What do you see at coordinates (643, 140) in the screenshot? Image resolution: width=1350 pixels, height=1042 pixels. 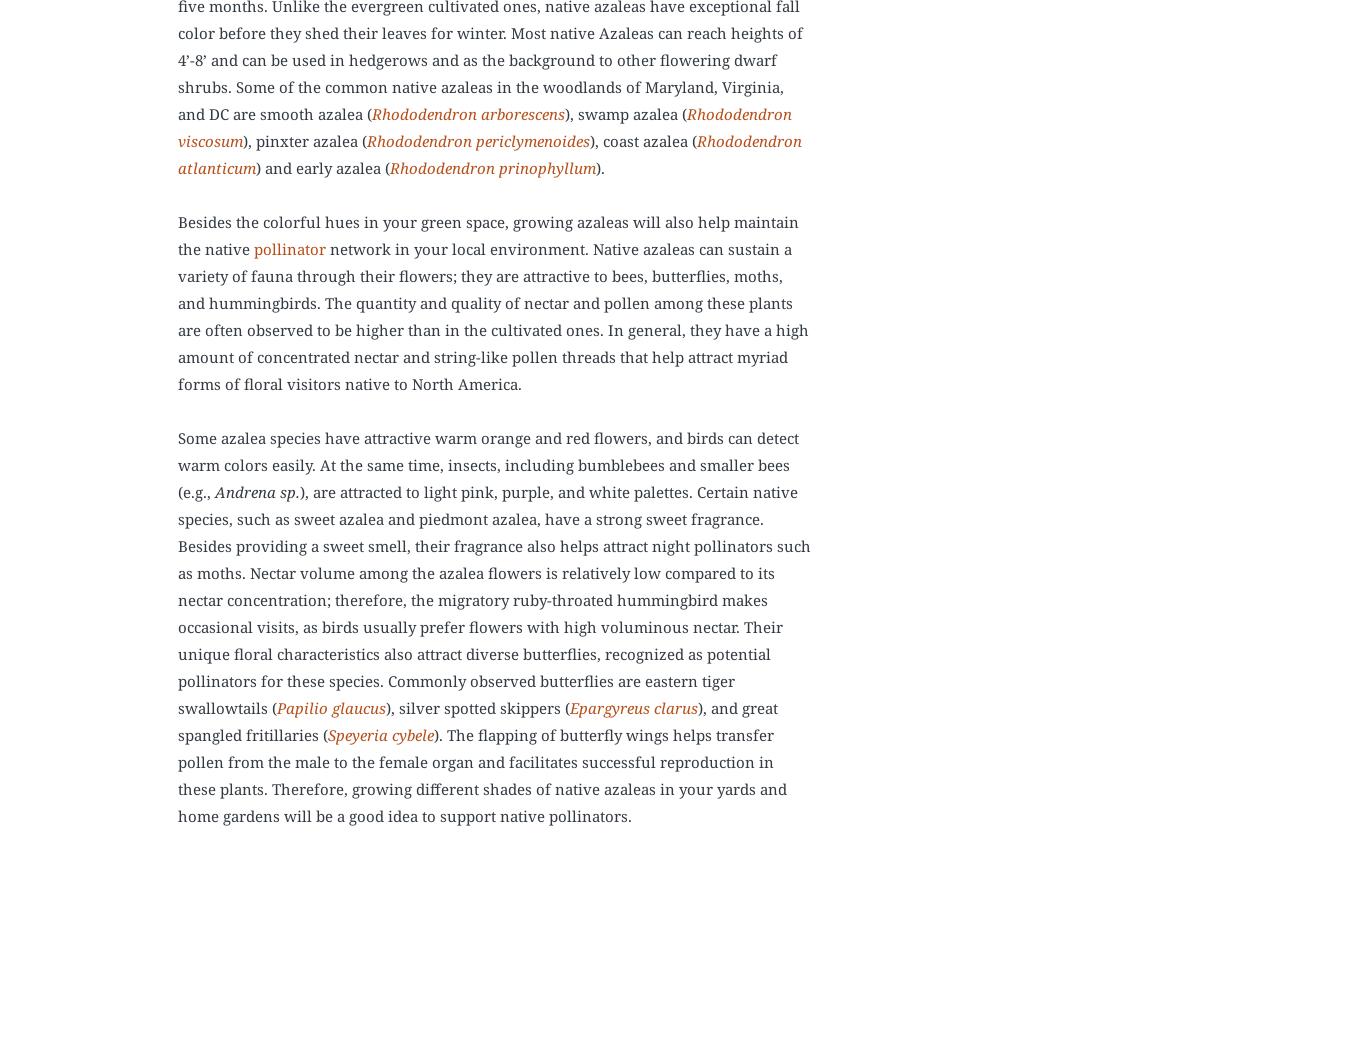 I see `'), coast azalea ('` at bounding box center [643, 140].